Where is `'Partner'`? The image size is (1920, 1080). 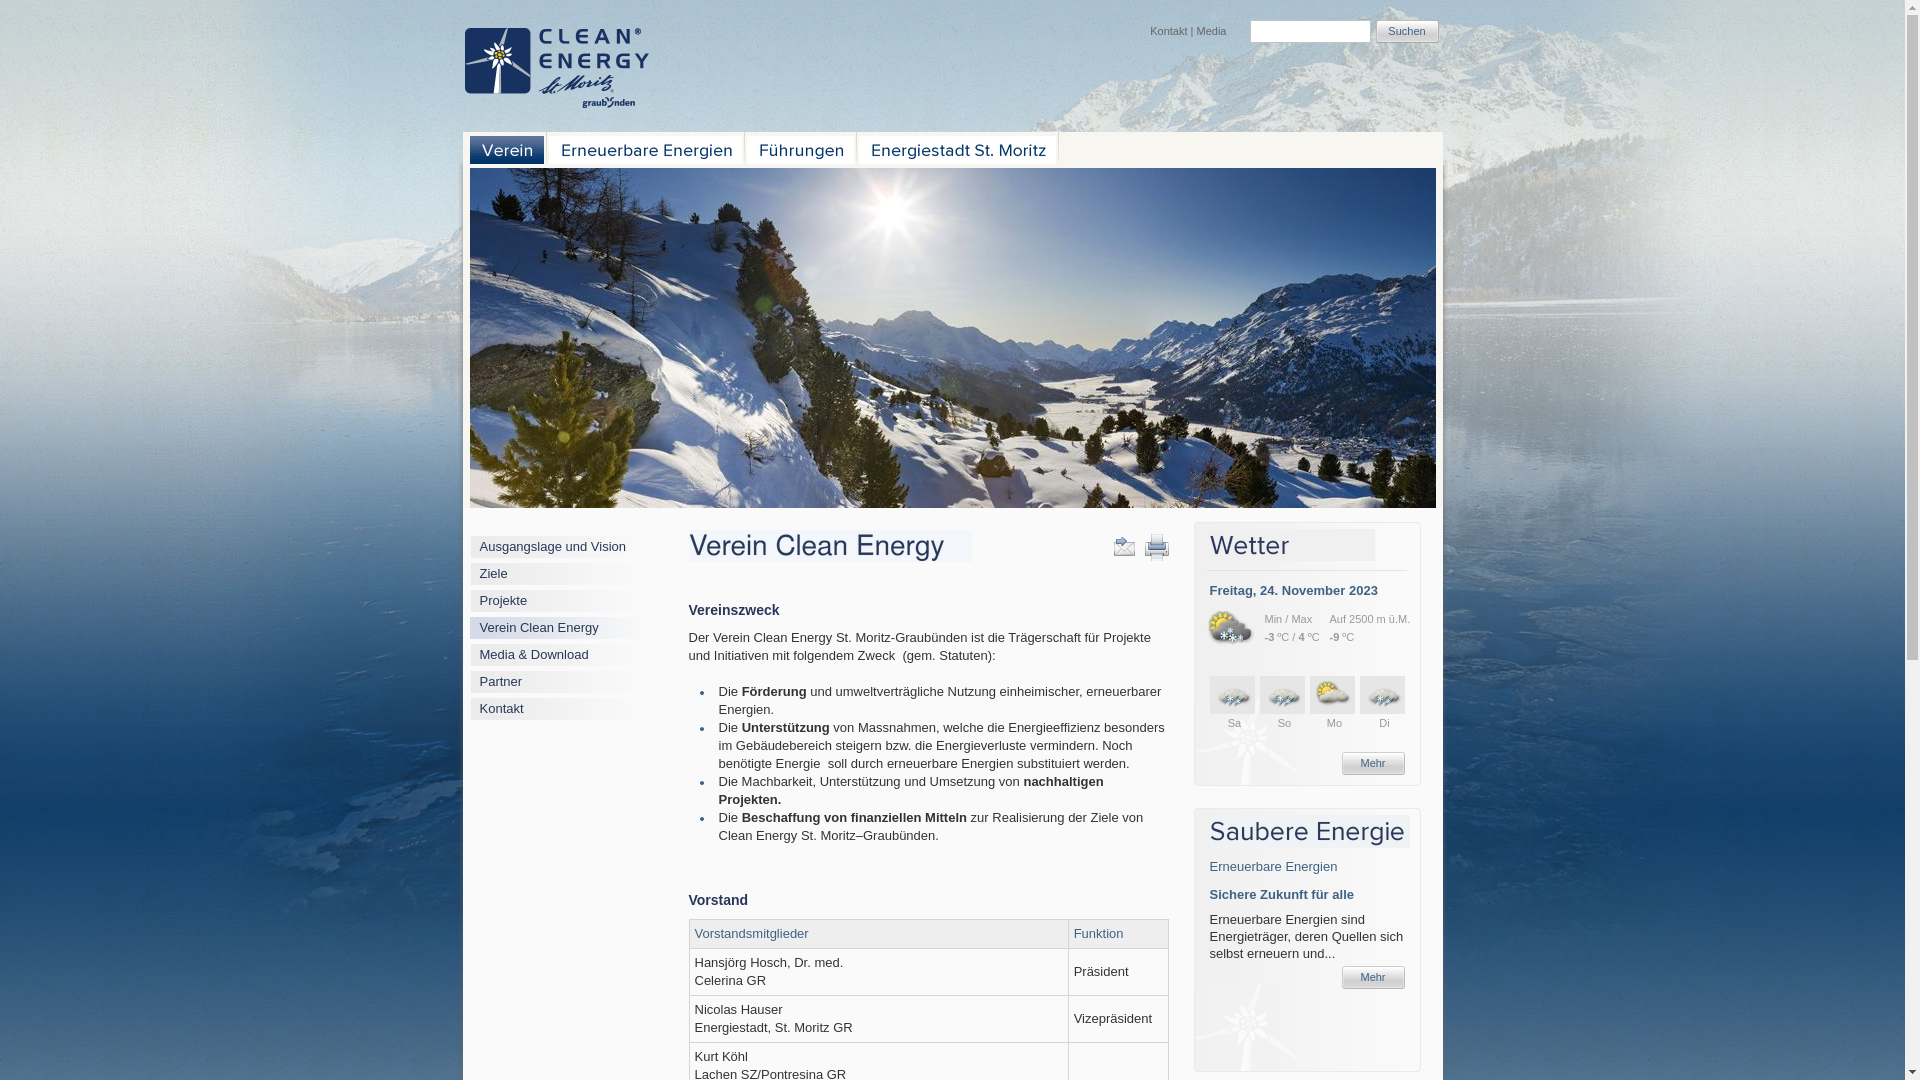 'Partner' is located at coordinates (501, 680).